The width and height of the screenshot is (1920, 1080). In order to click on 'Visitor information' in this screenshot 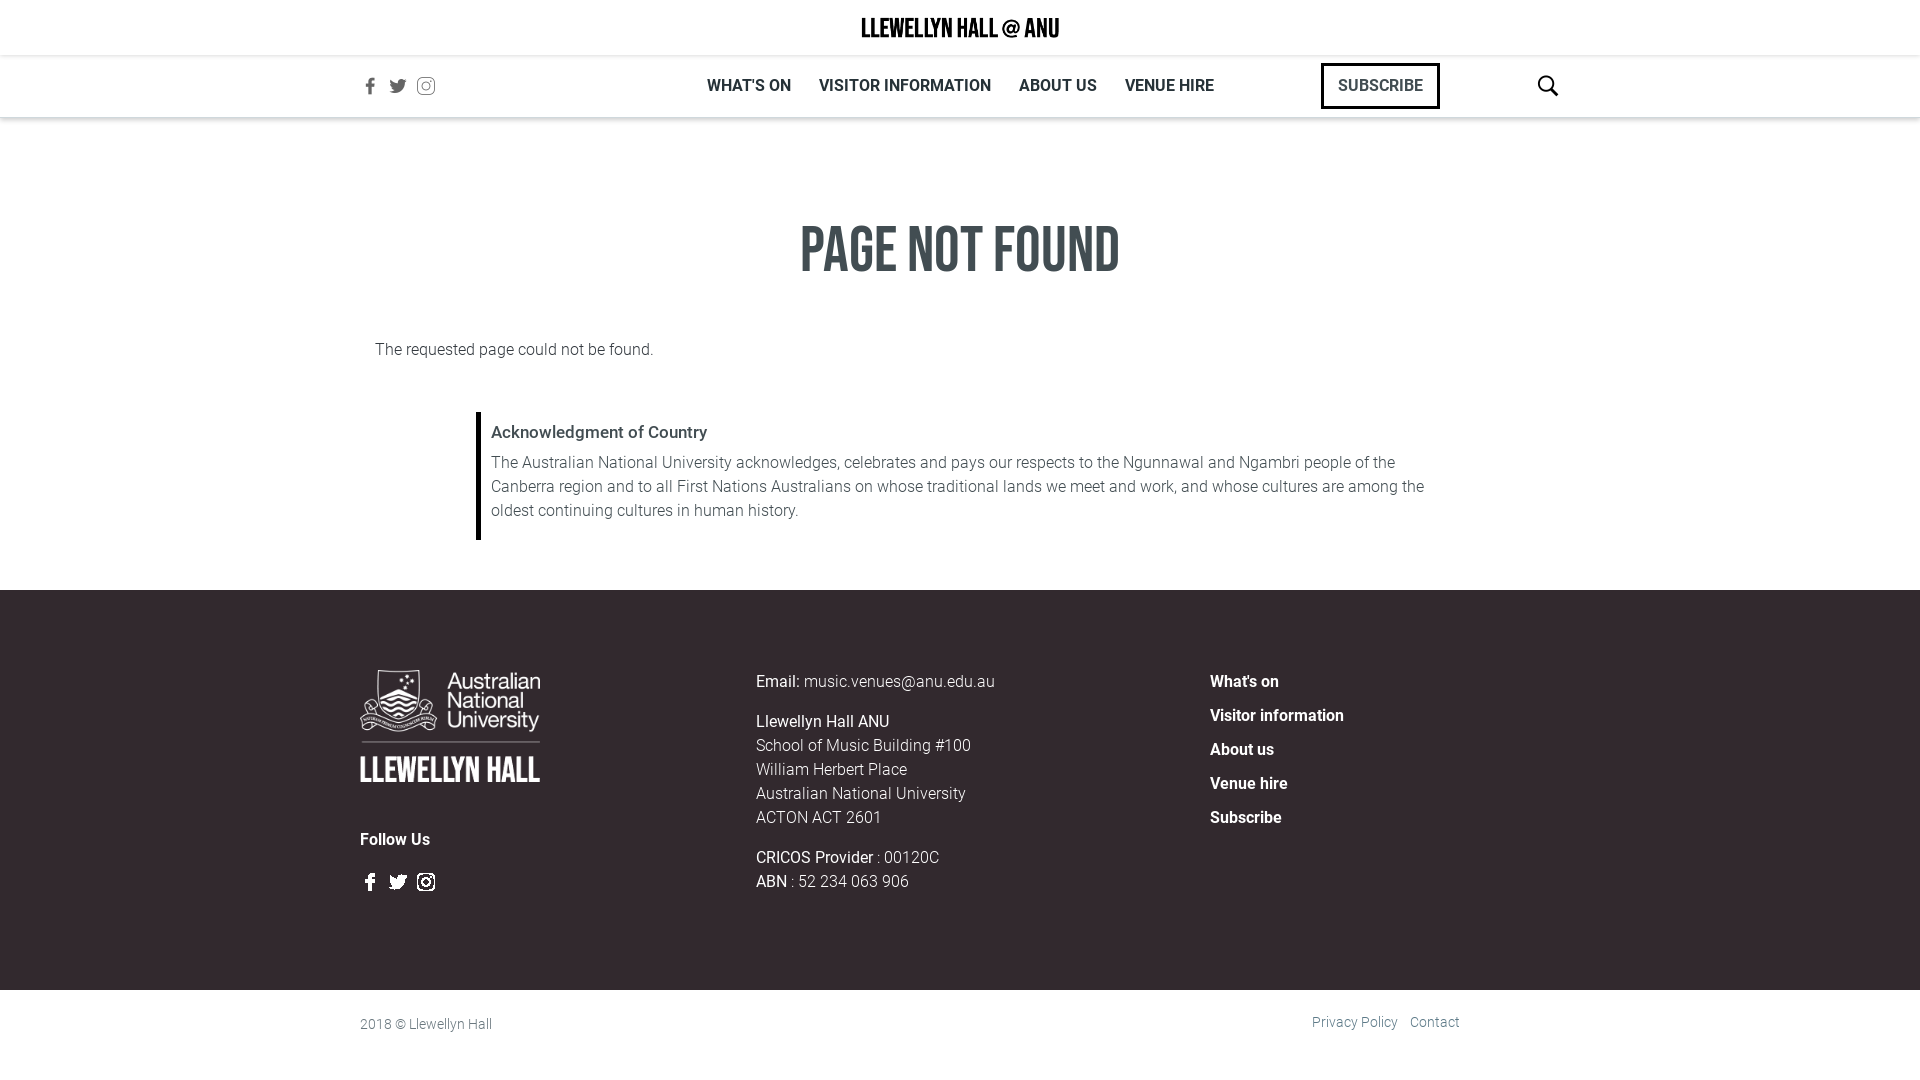, I will do `click(1275, 714)`.